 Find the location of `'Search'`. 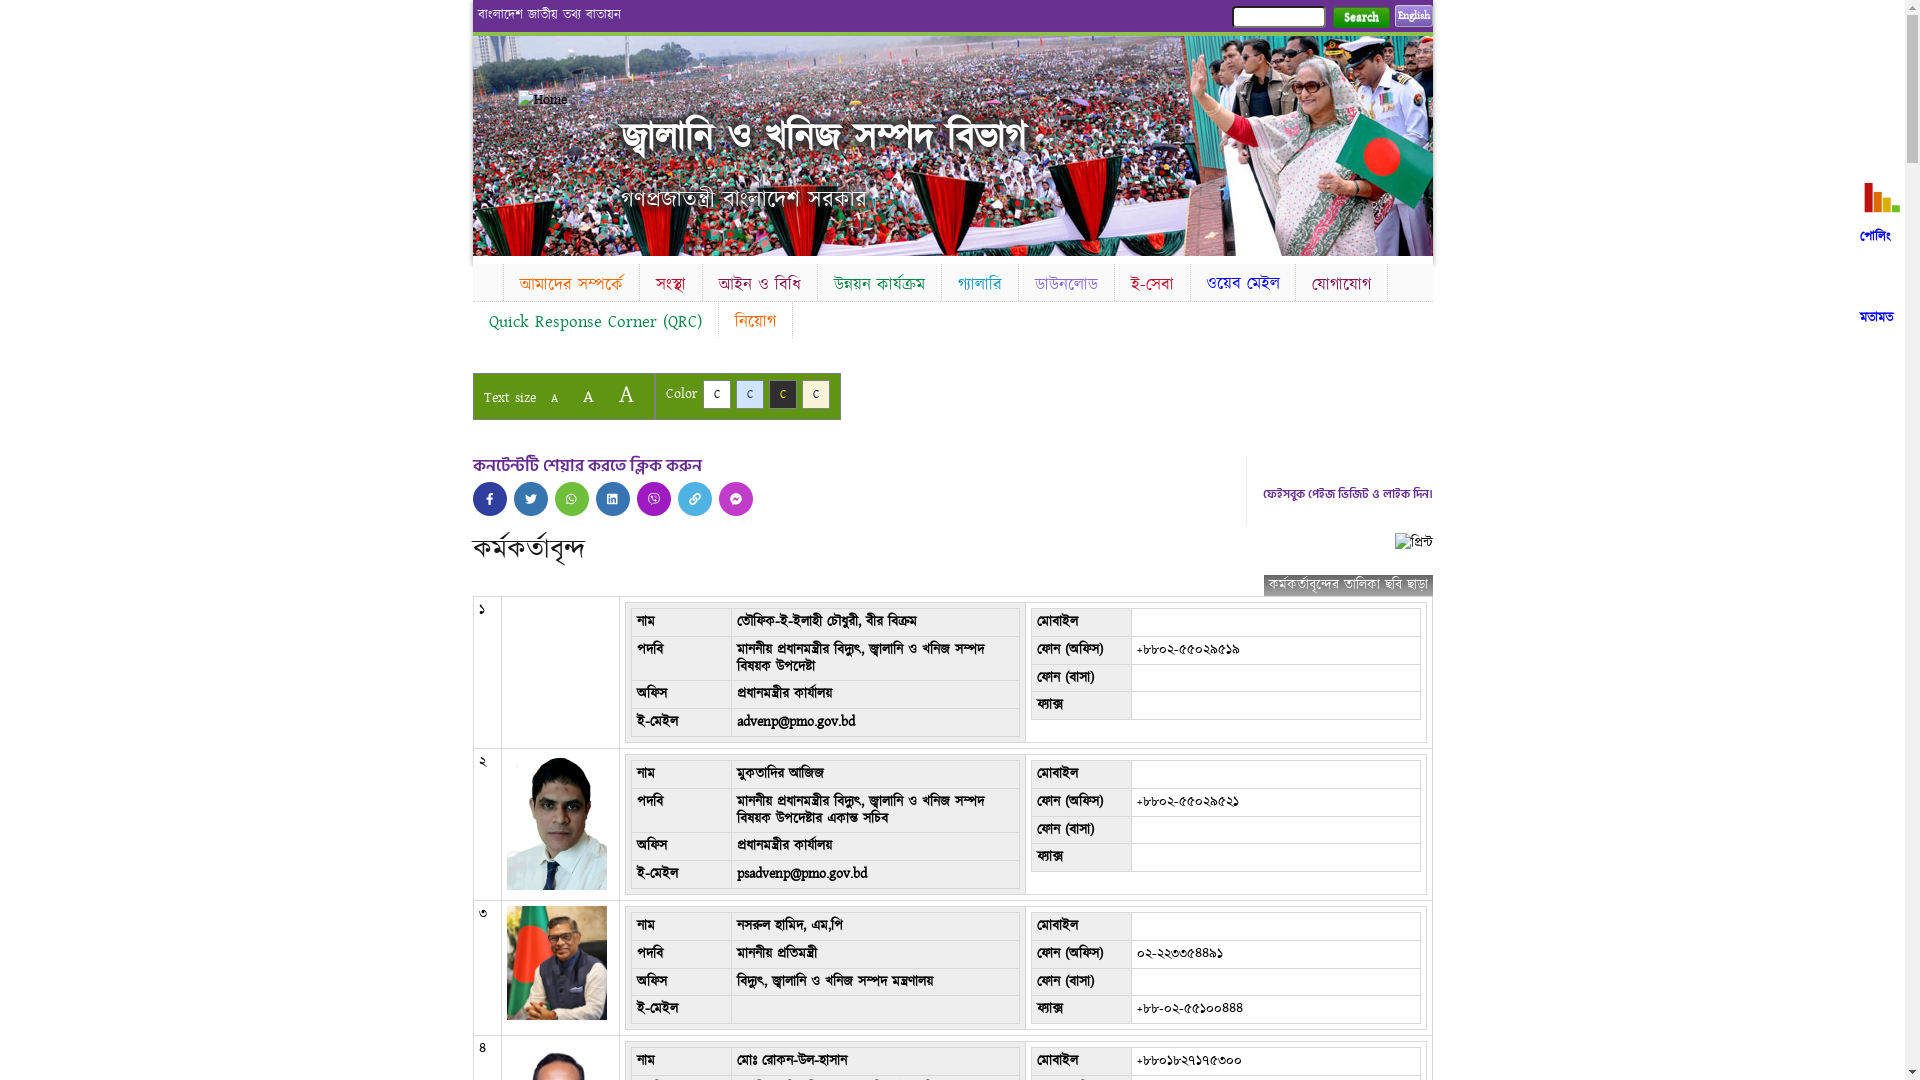

'Search' is located at coordinates (1360, 17).